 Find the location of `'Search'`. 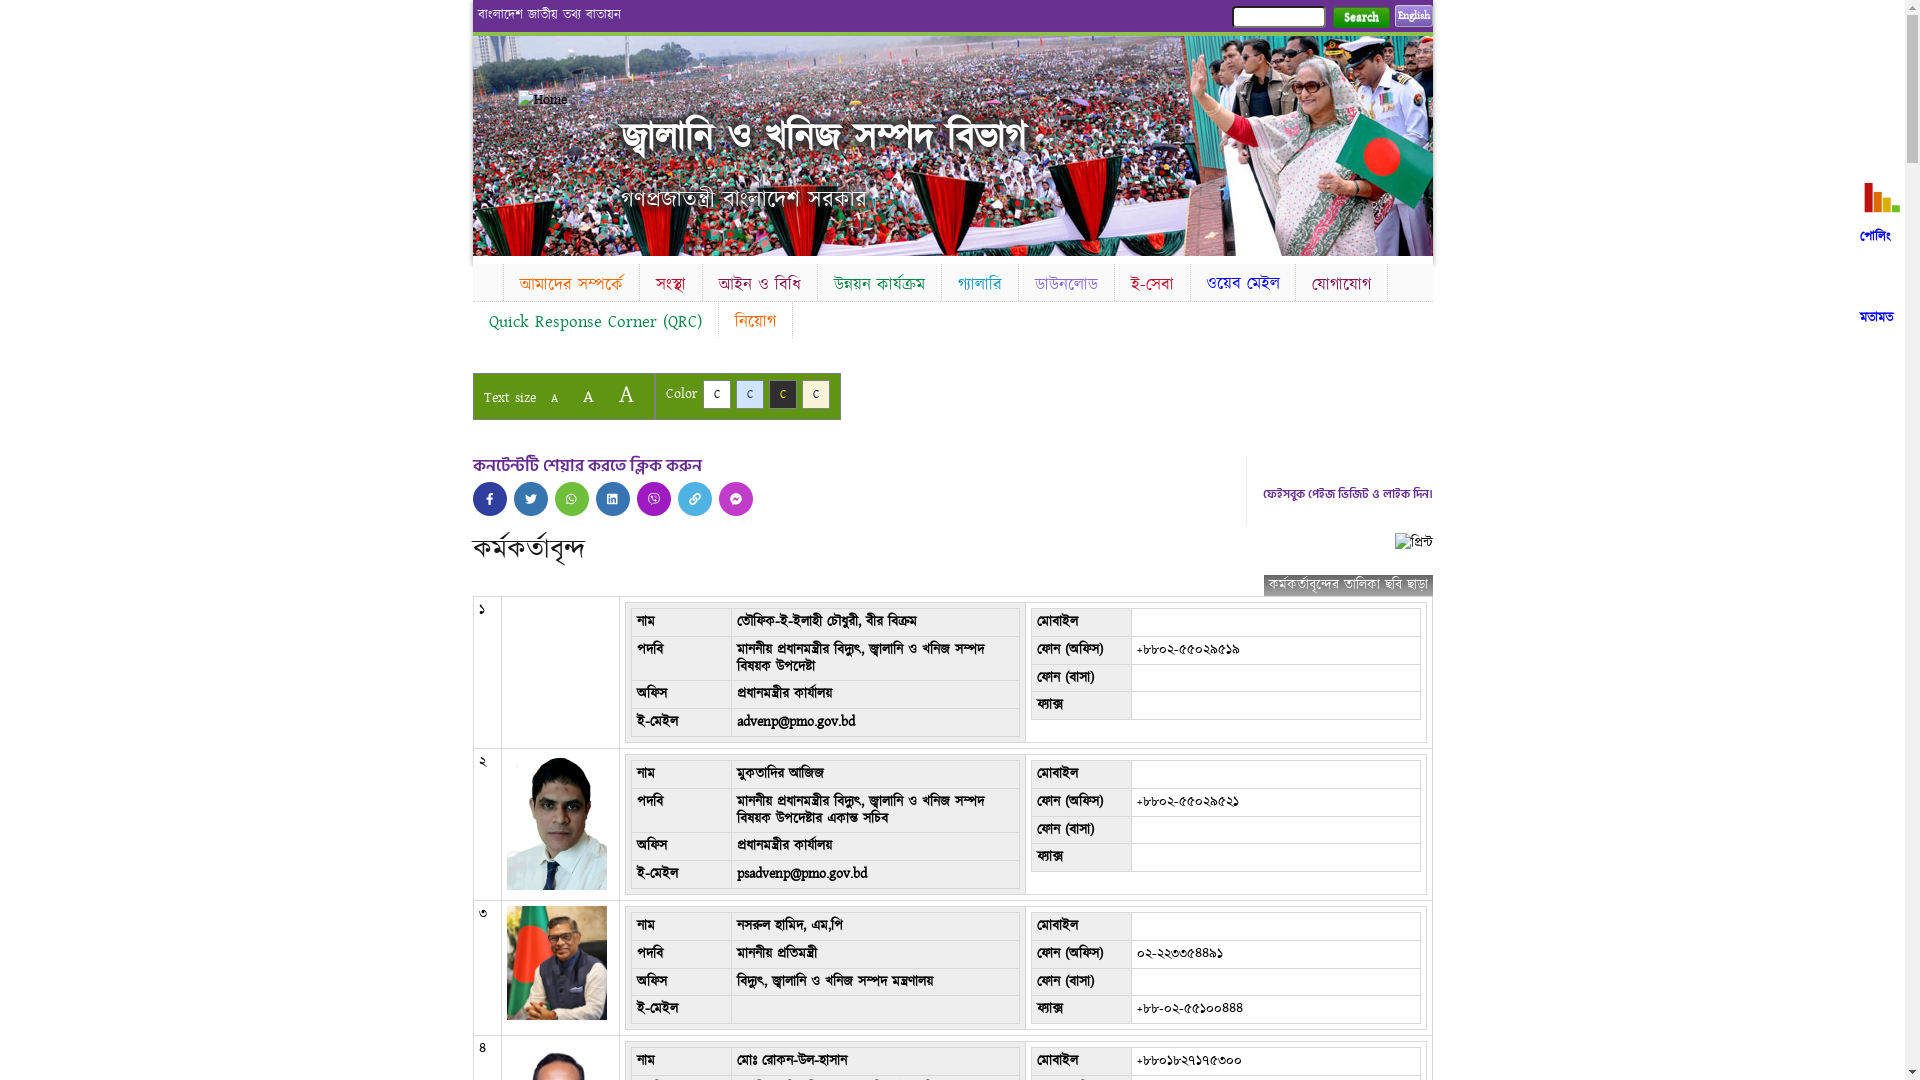

'Search' is located at coordinates (1360, 17).